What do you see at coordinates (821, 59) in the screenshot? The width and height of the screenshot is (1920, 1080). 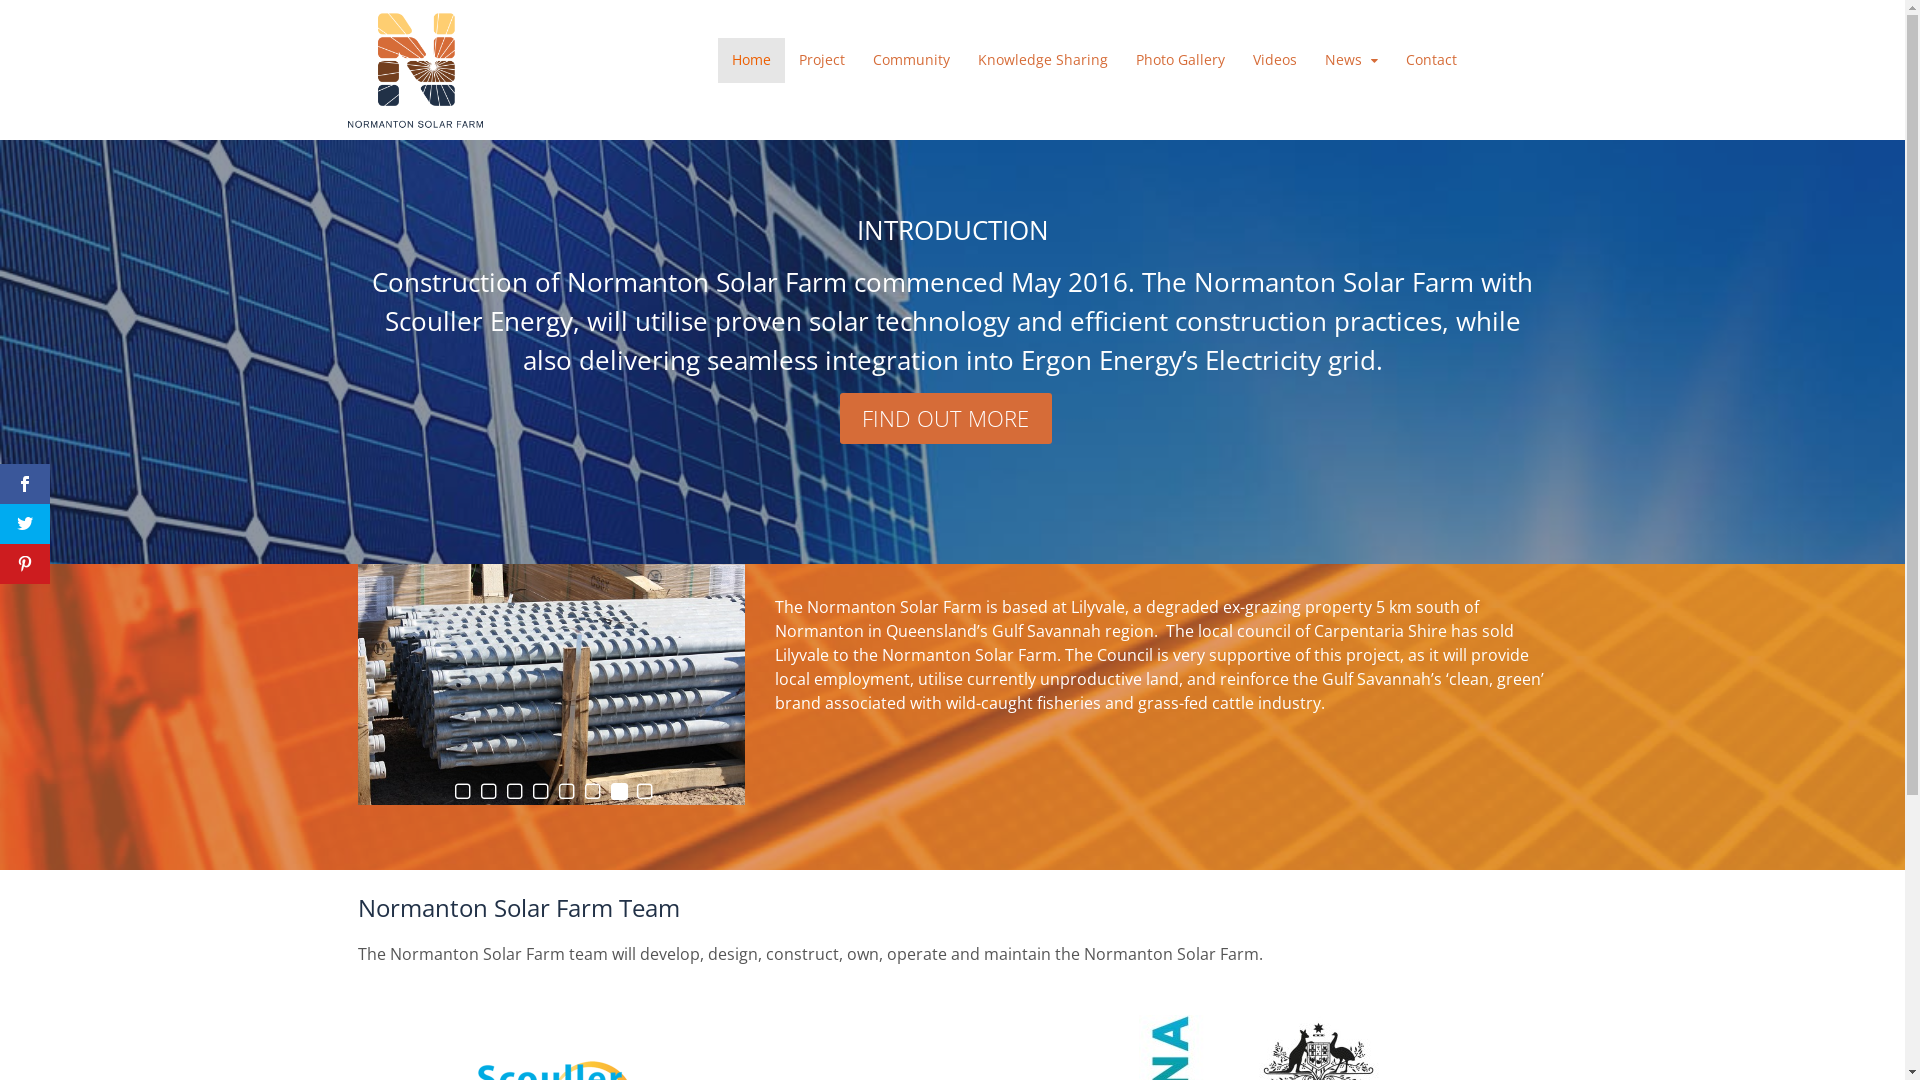 I see `'Project'` at bounding box center [821, 59].